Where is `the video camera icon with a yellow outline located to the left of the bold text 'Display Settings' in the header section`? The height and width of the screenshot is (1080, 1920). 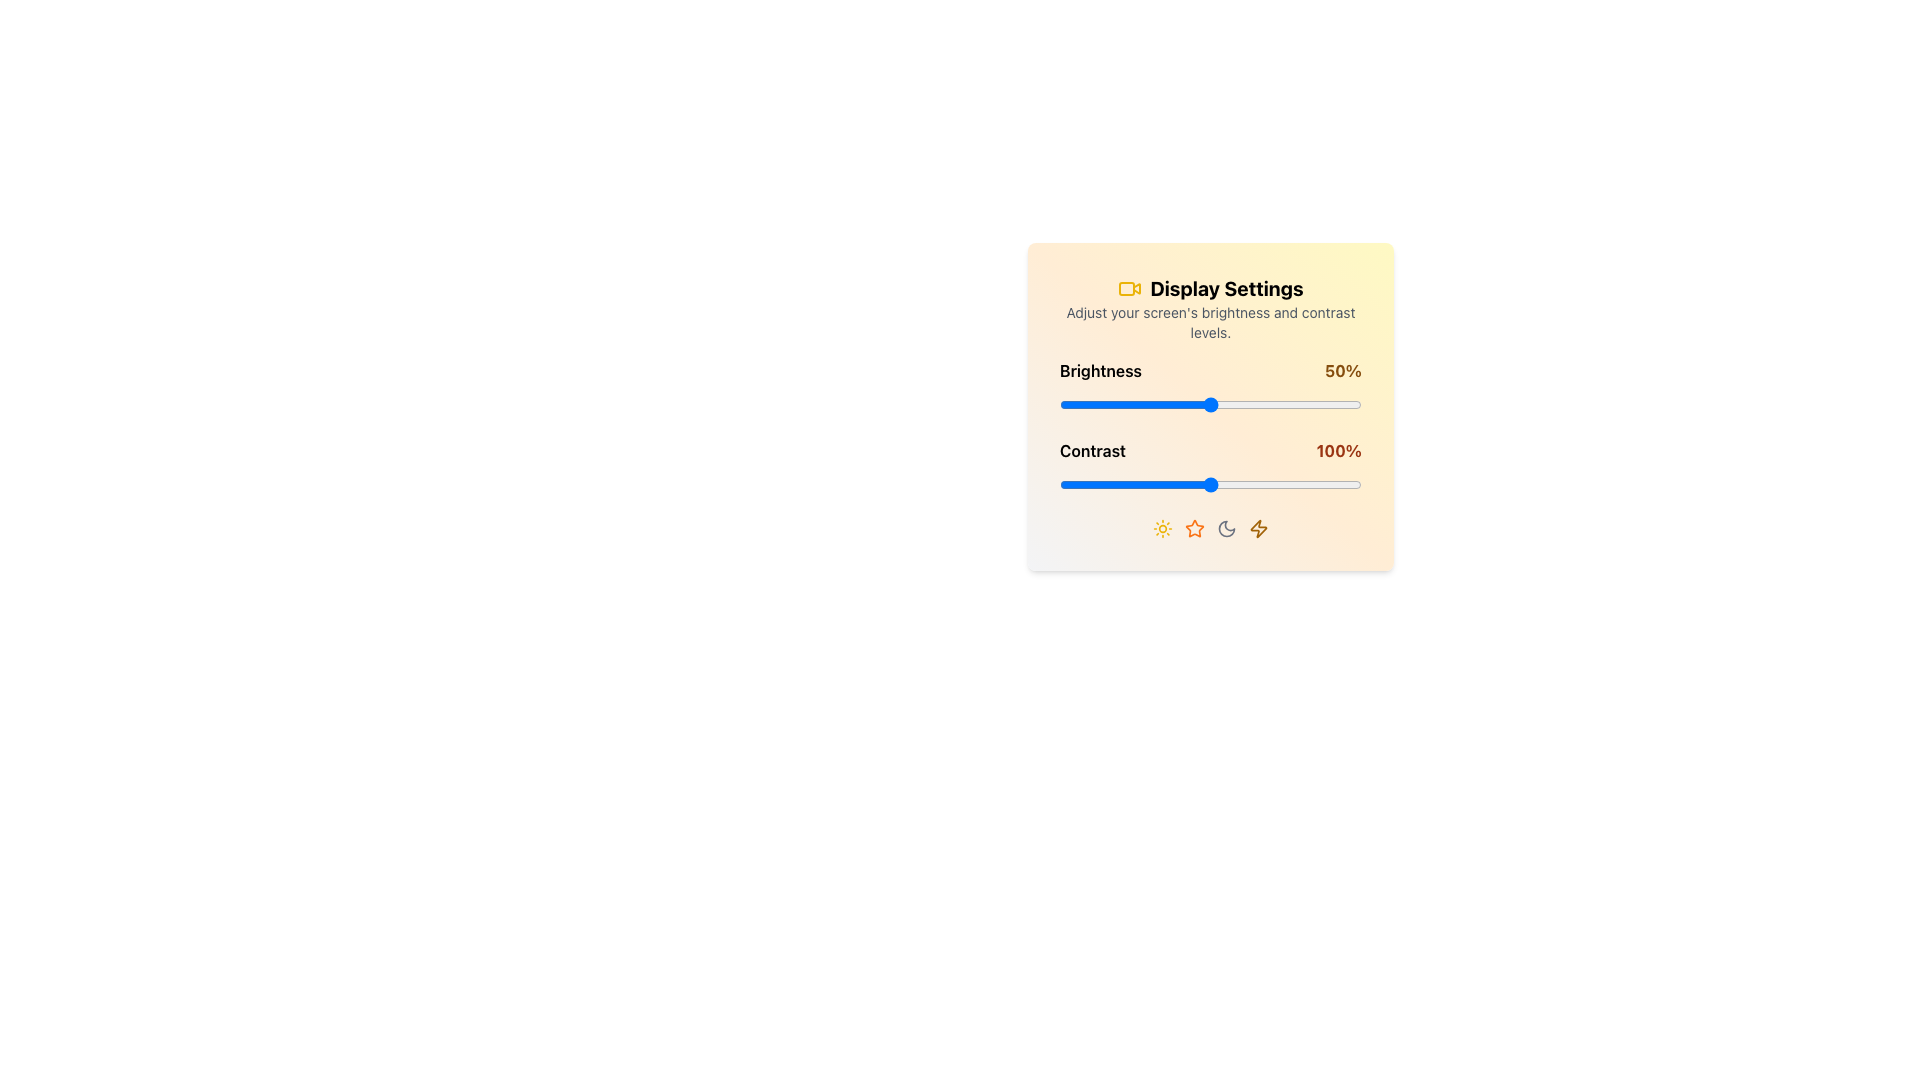
the video camera icon with a yellow outline located to the left of the bold text 'Display Settings' in the header section is located at coordinates (1130, 289).